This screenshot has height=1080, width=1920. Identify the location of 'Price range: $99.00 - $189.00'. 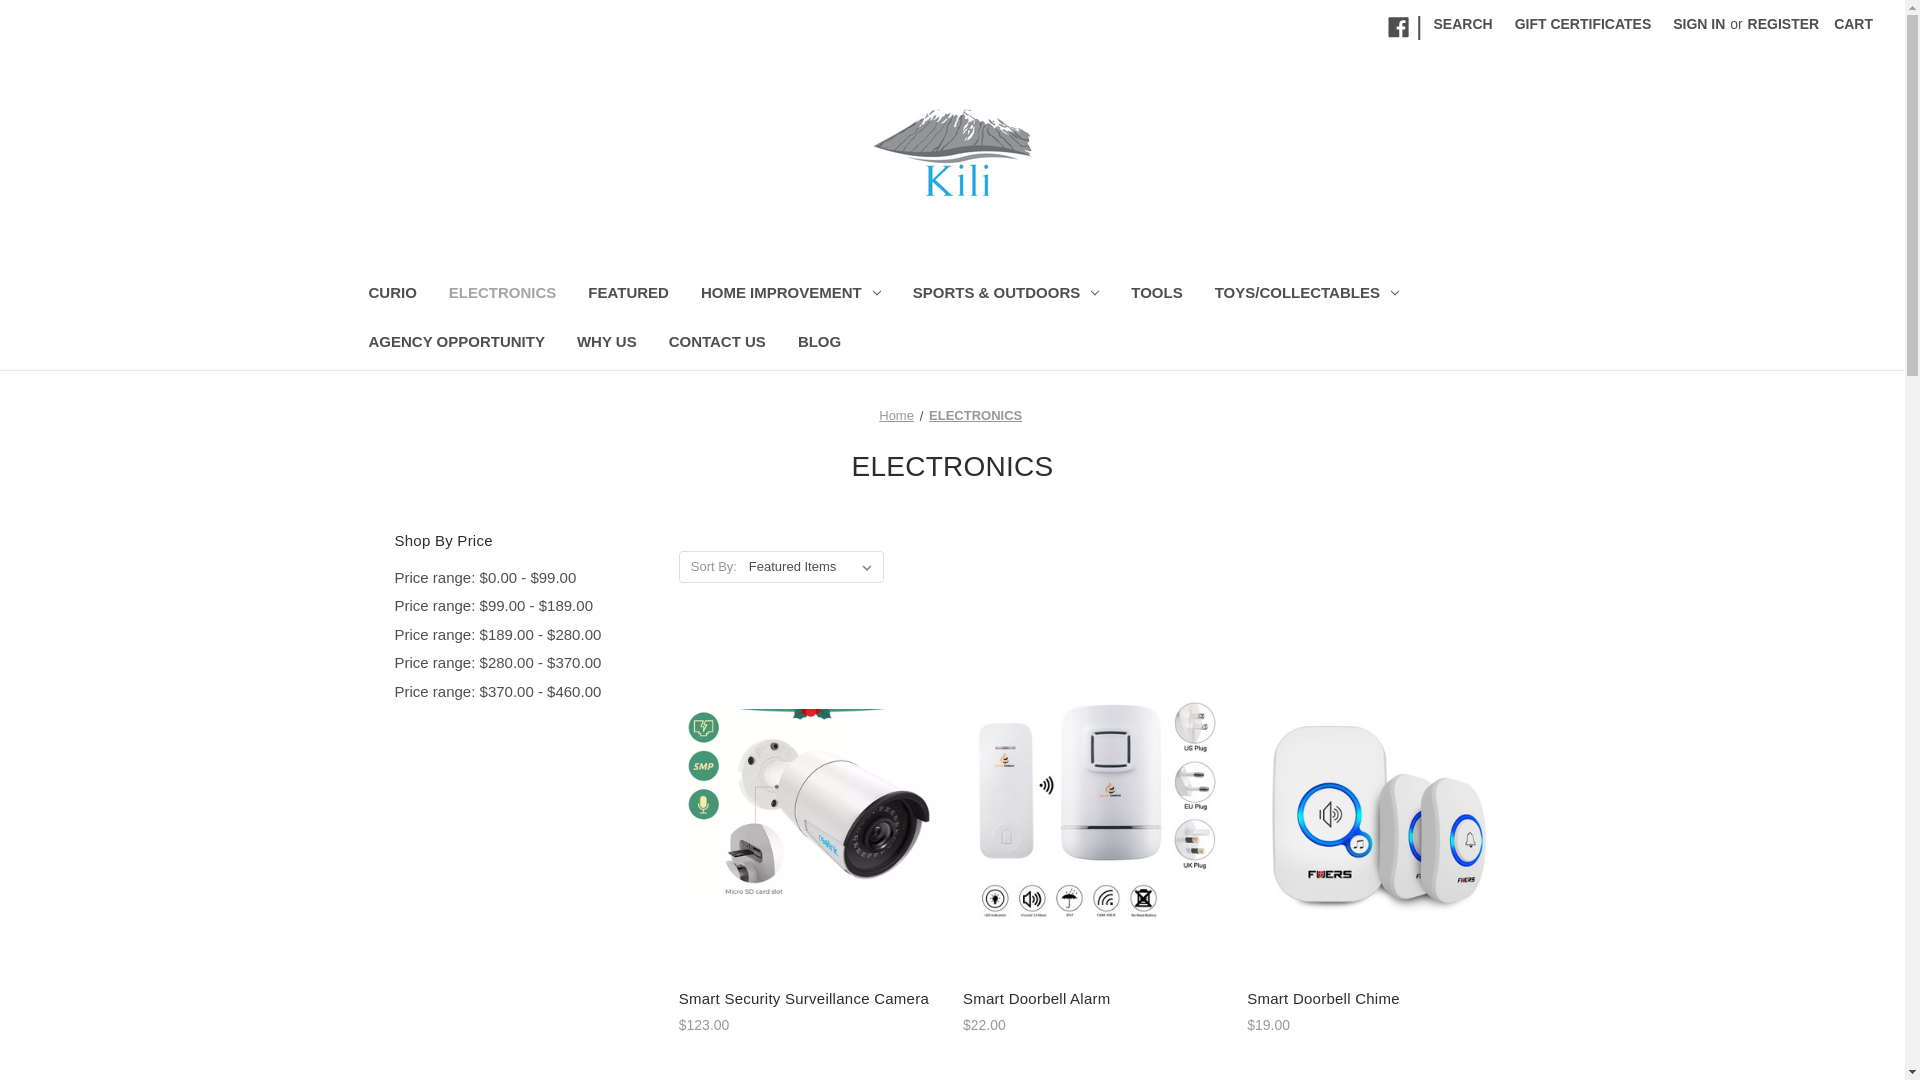
(393, 605).